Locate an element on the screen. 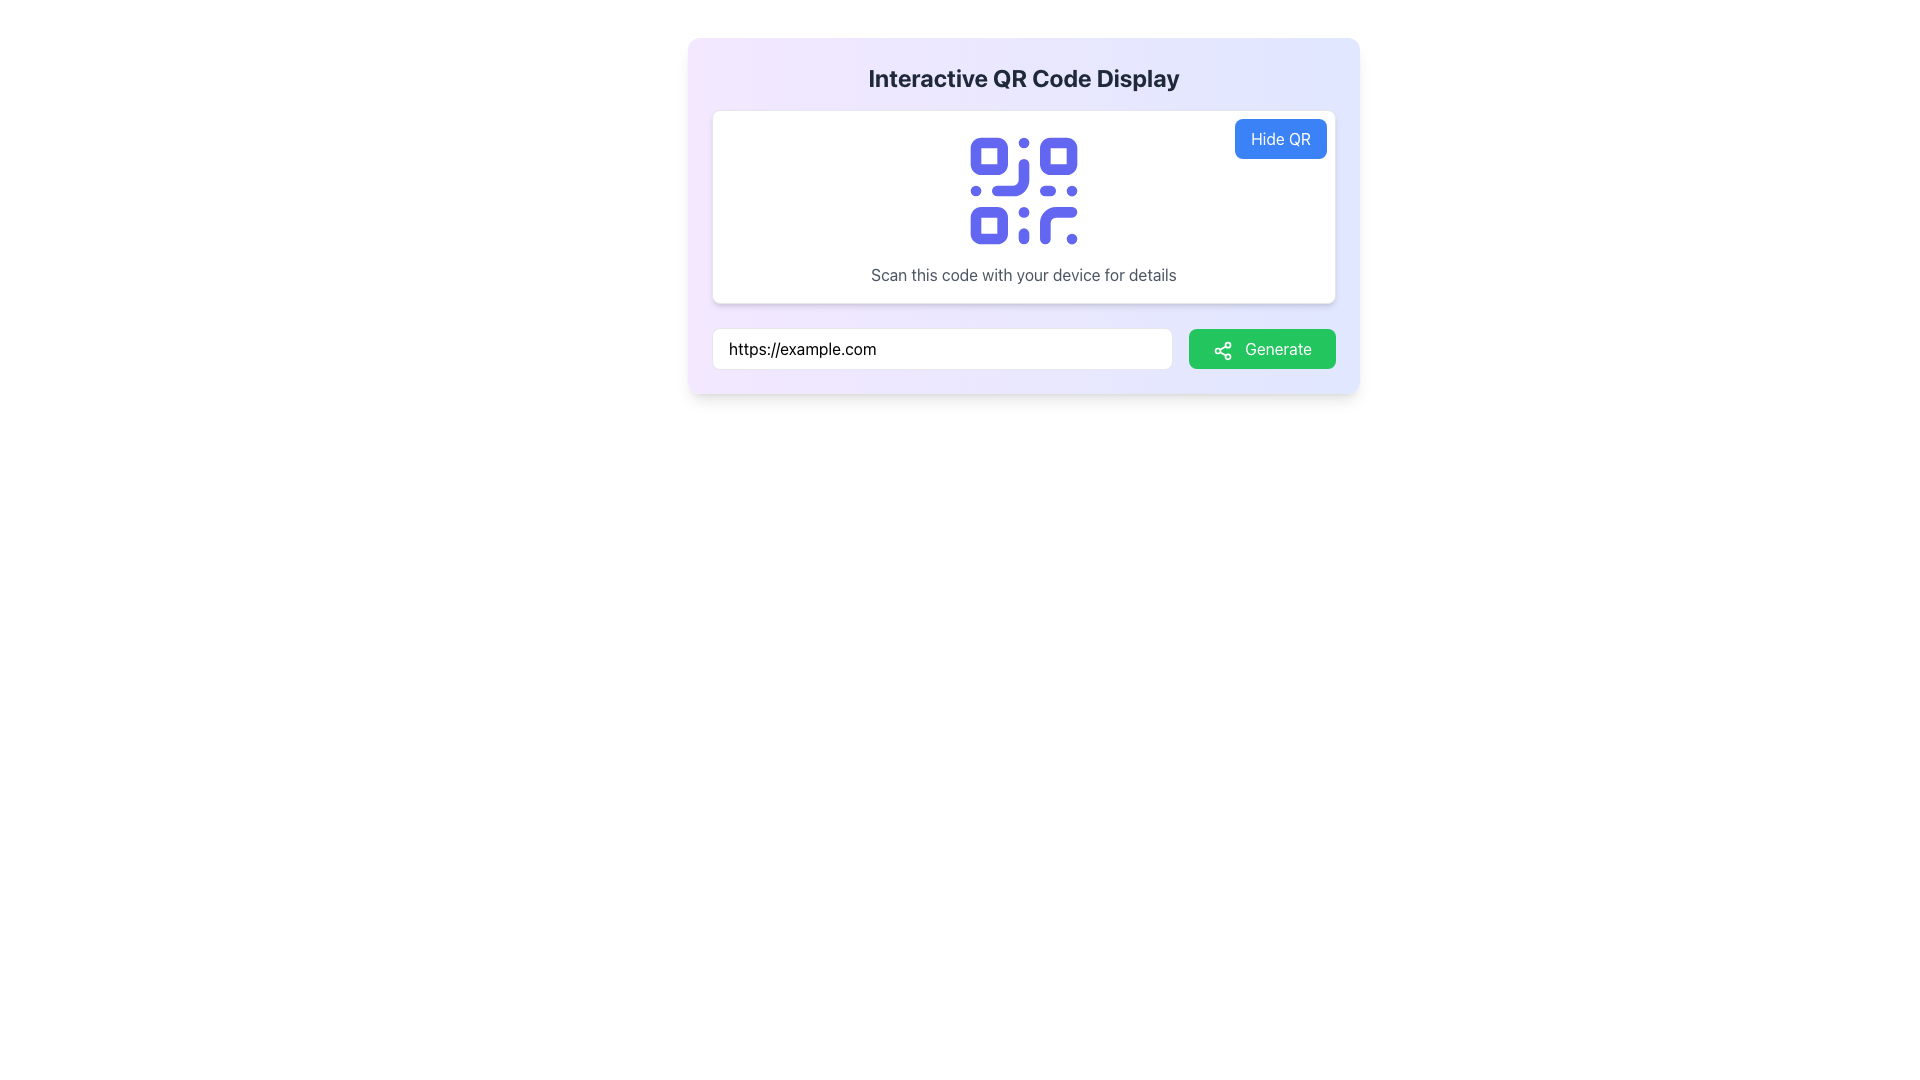  the curved graphical component forming part of the QR code display, located in the lower-right corner of the top-left square within the Interactive QR Code Display section is located at coordinates (1010, 176).